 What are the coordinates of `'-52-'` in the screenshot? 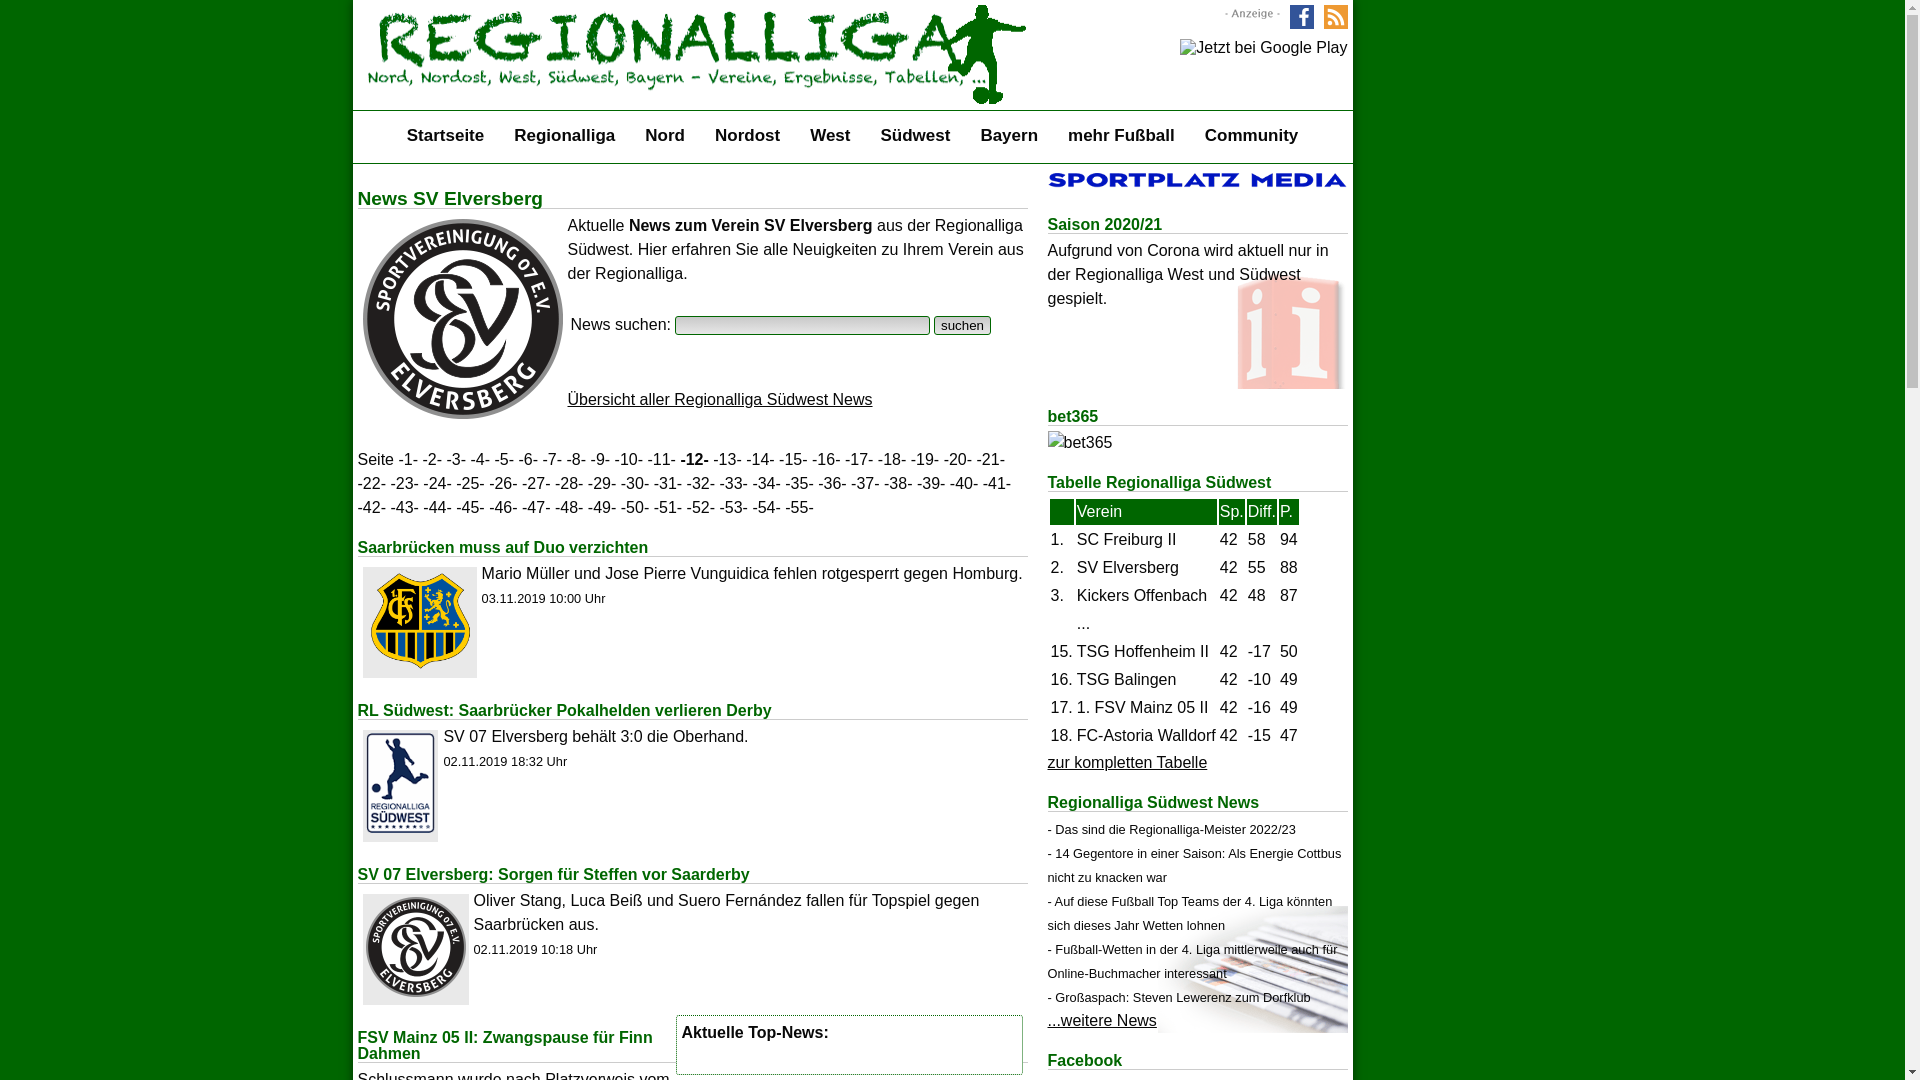 It's located at (700, 506).